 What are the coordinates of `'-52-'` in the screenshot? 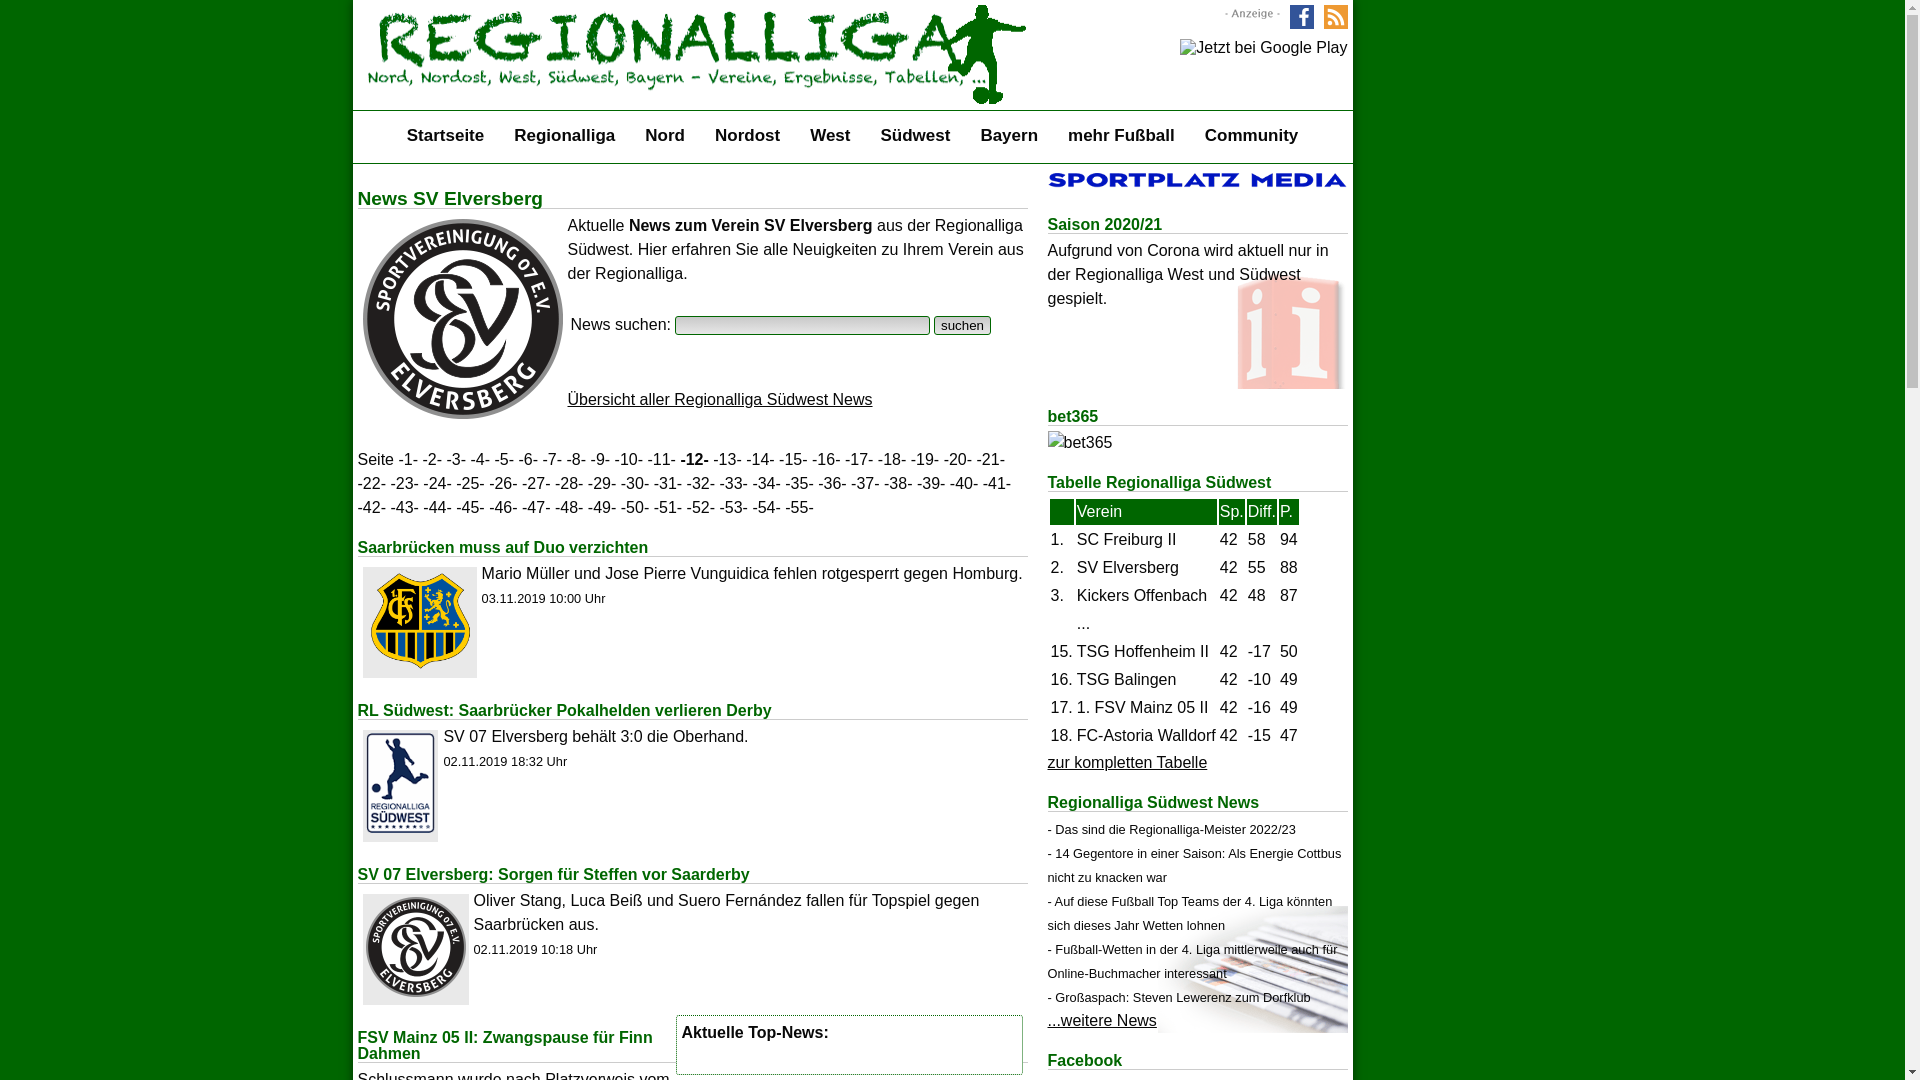 It's located at (700, 506).